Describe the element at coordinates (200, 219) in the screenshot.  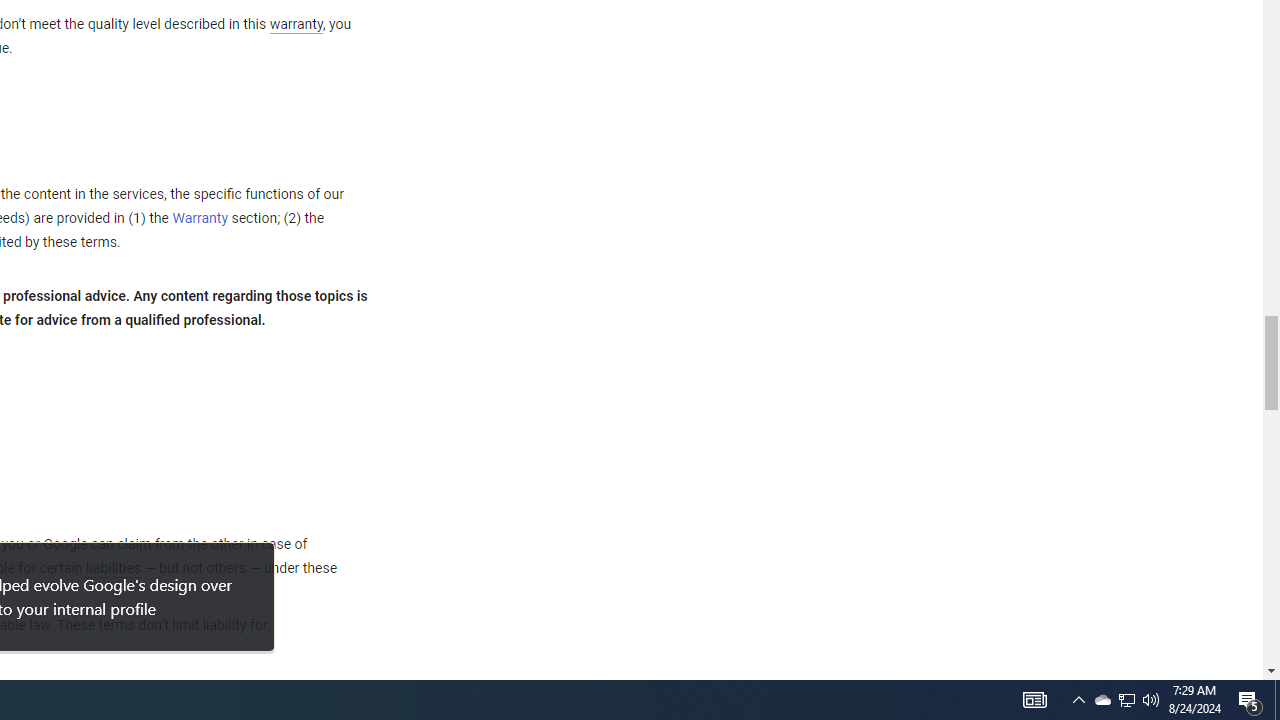
I see `'Warranty'` at that location.